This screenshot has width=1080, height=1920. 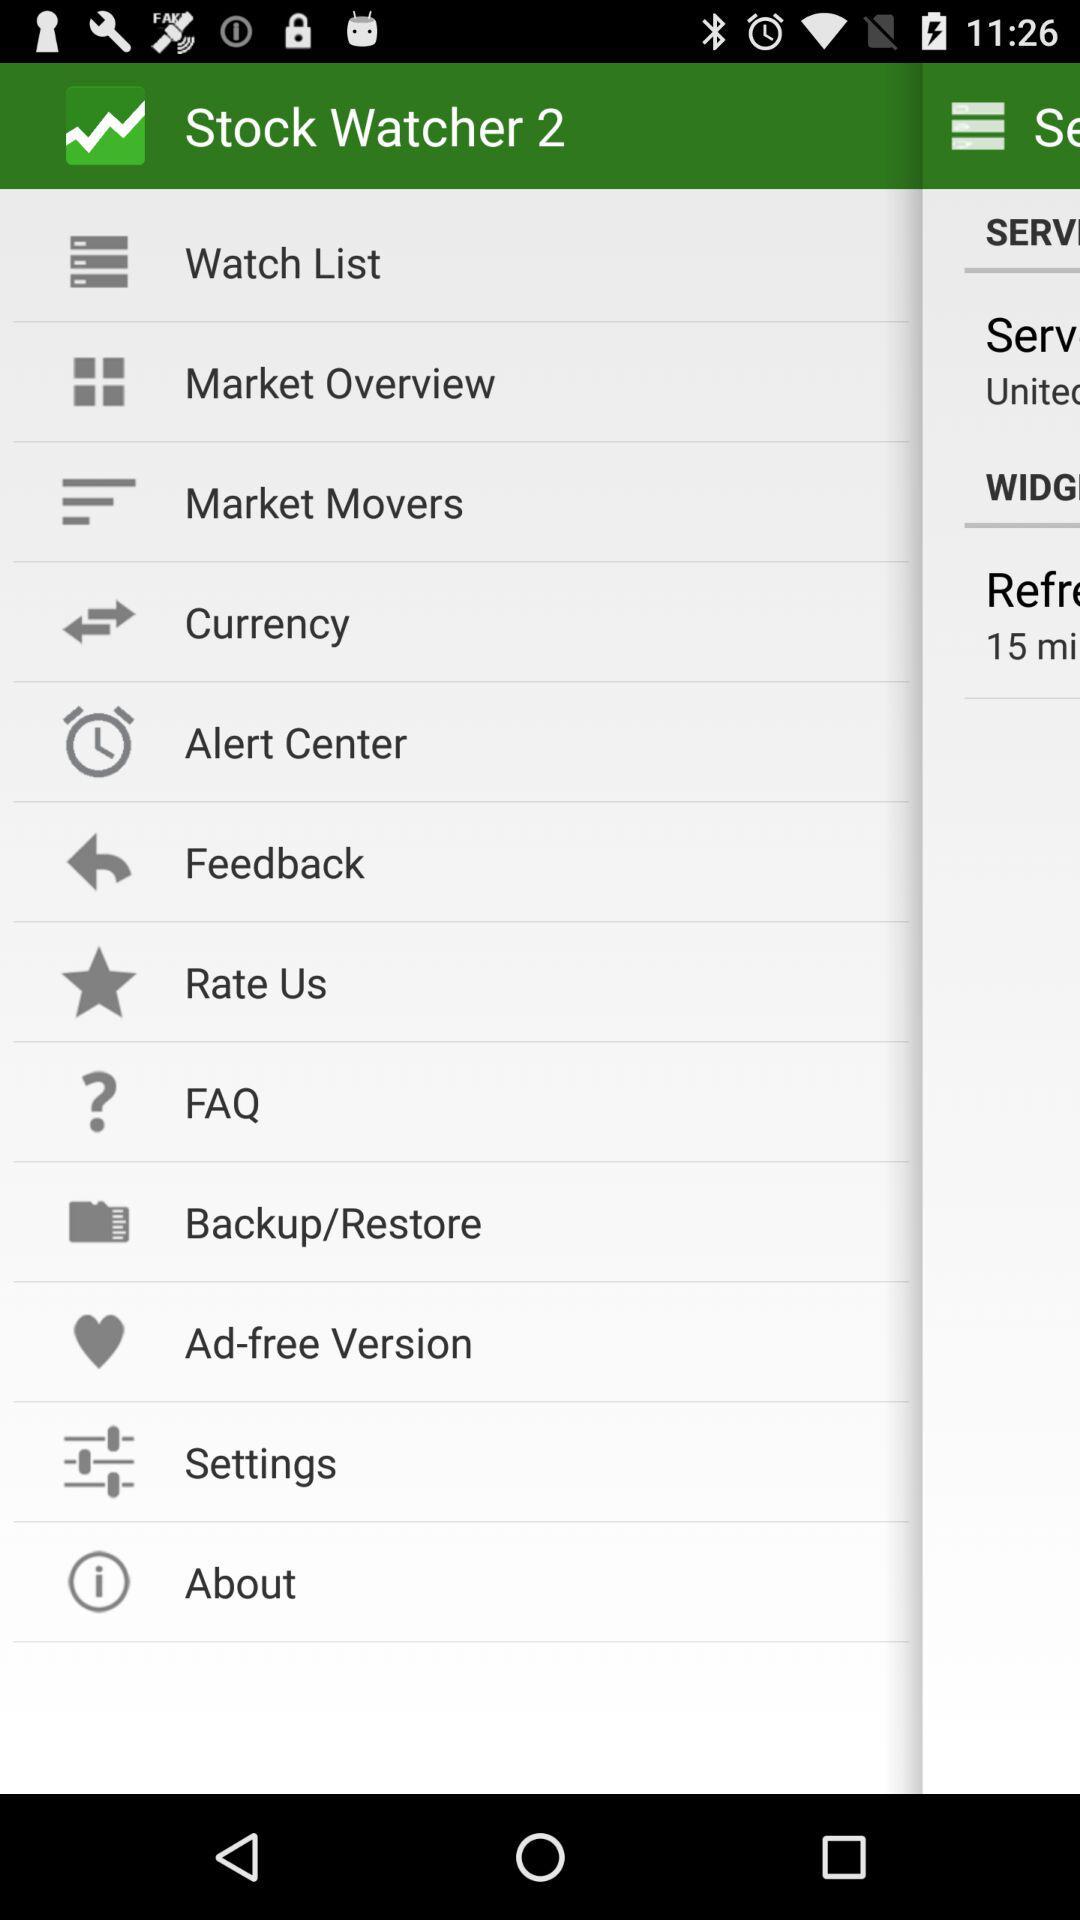 What do you see at coordinates (532, 1341) in the screenshot?
I see `ad-free version app` at bounding box center [532, 1341].